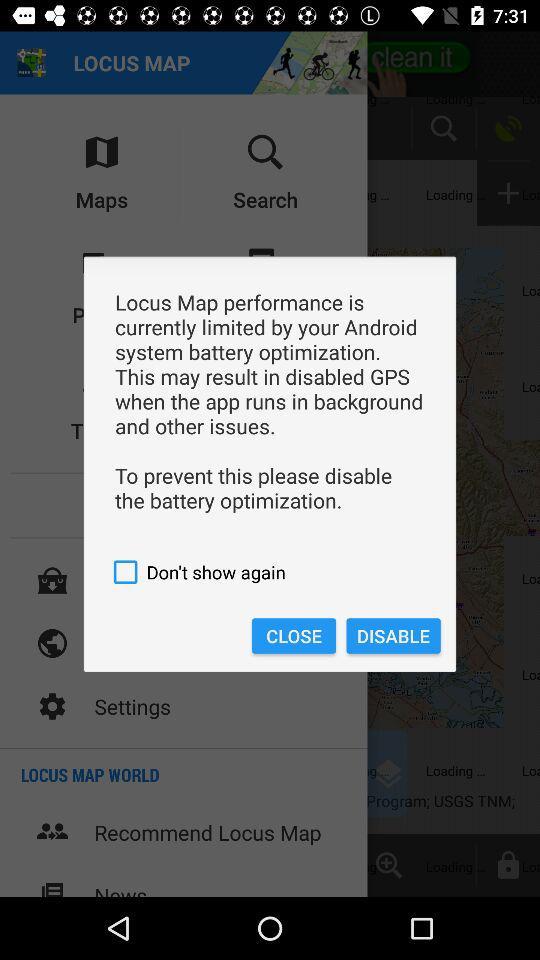 The height and width of the screenshot is (960, 540). I want to click on the disable icon, so click(393, 635).